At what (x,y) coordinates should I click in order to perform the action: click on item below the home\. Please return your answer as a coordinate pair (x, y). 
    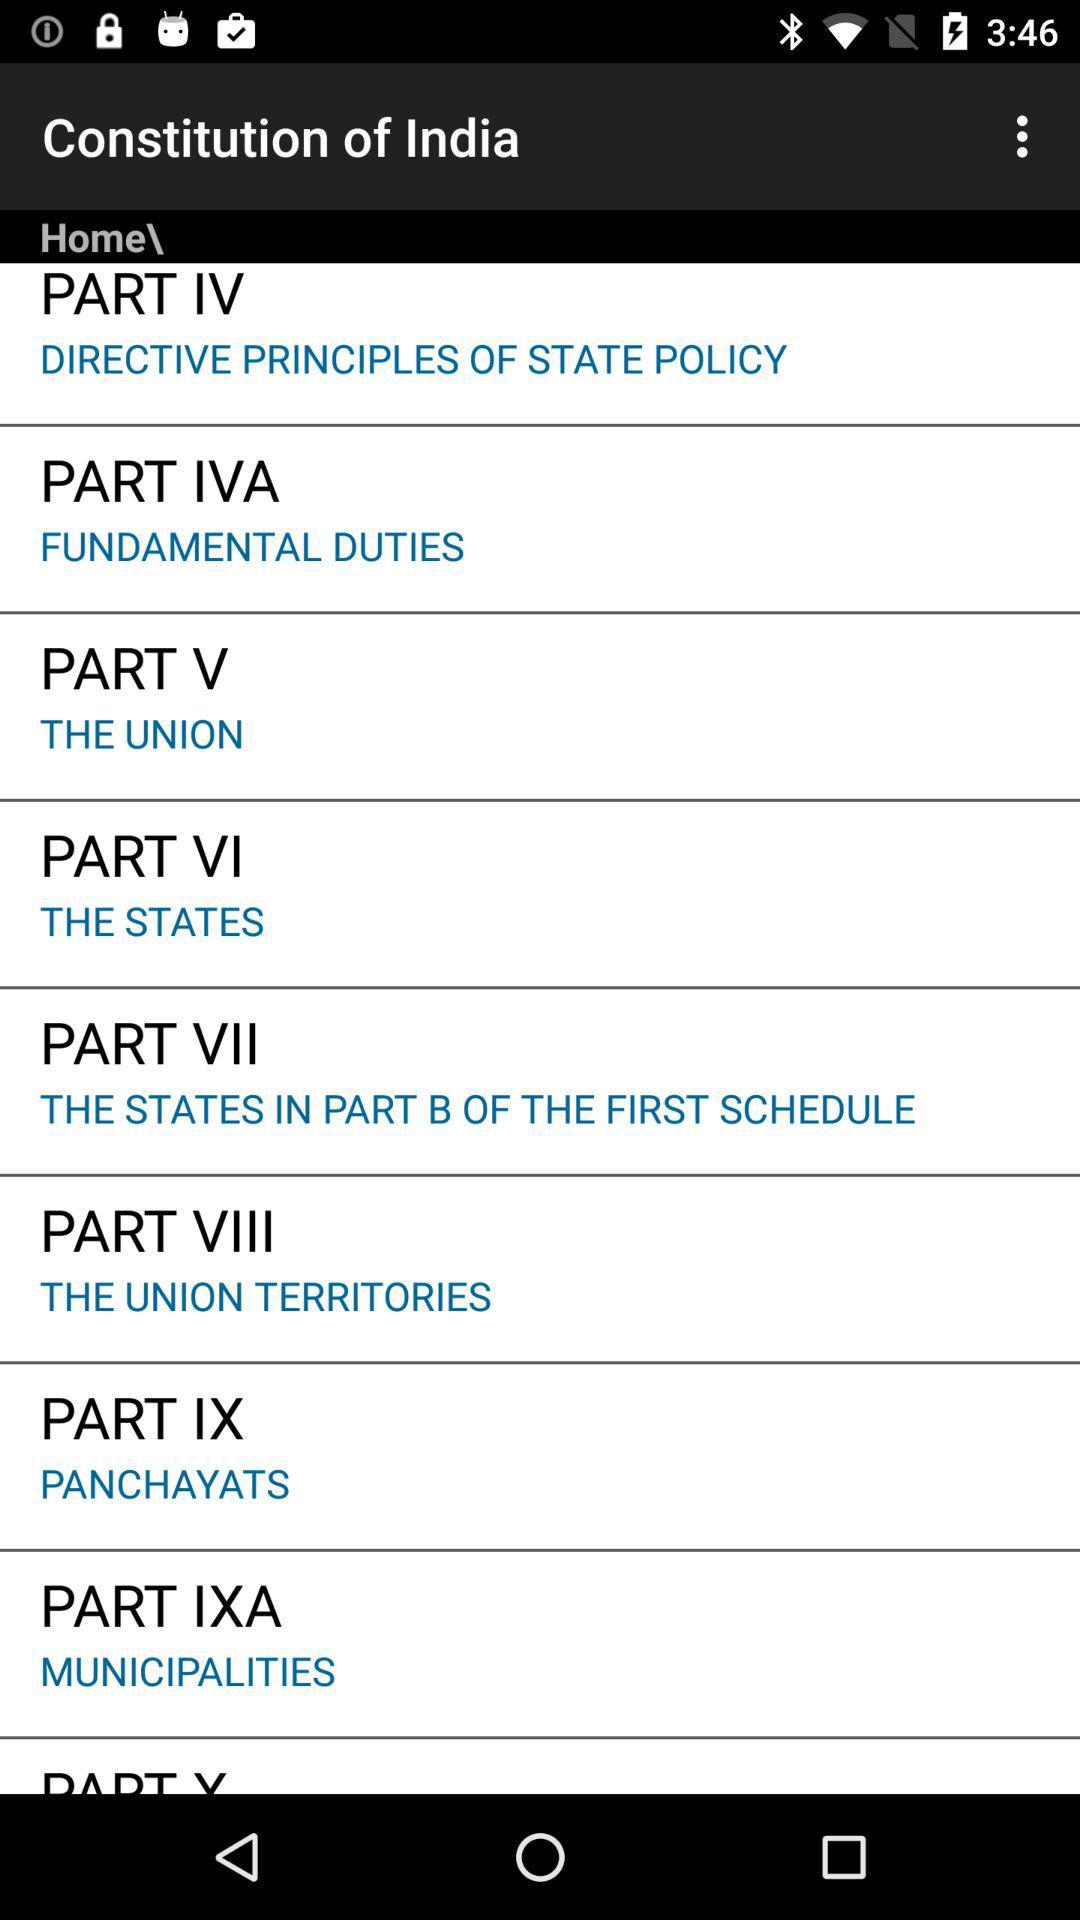
    Looking at the image, I should click on (540, 296).